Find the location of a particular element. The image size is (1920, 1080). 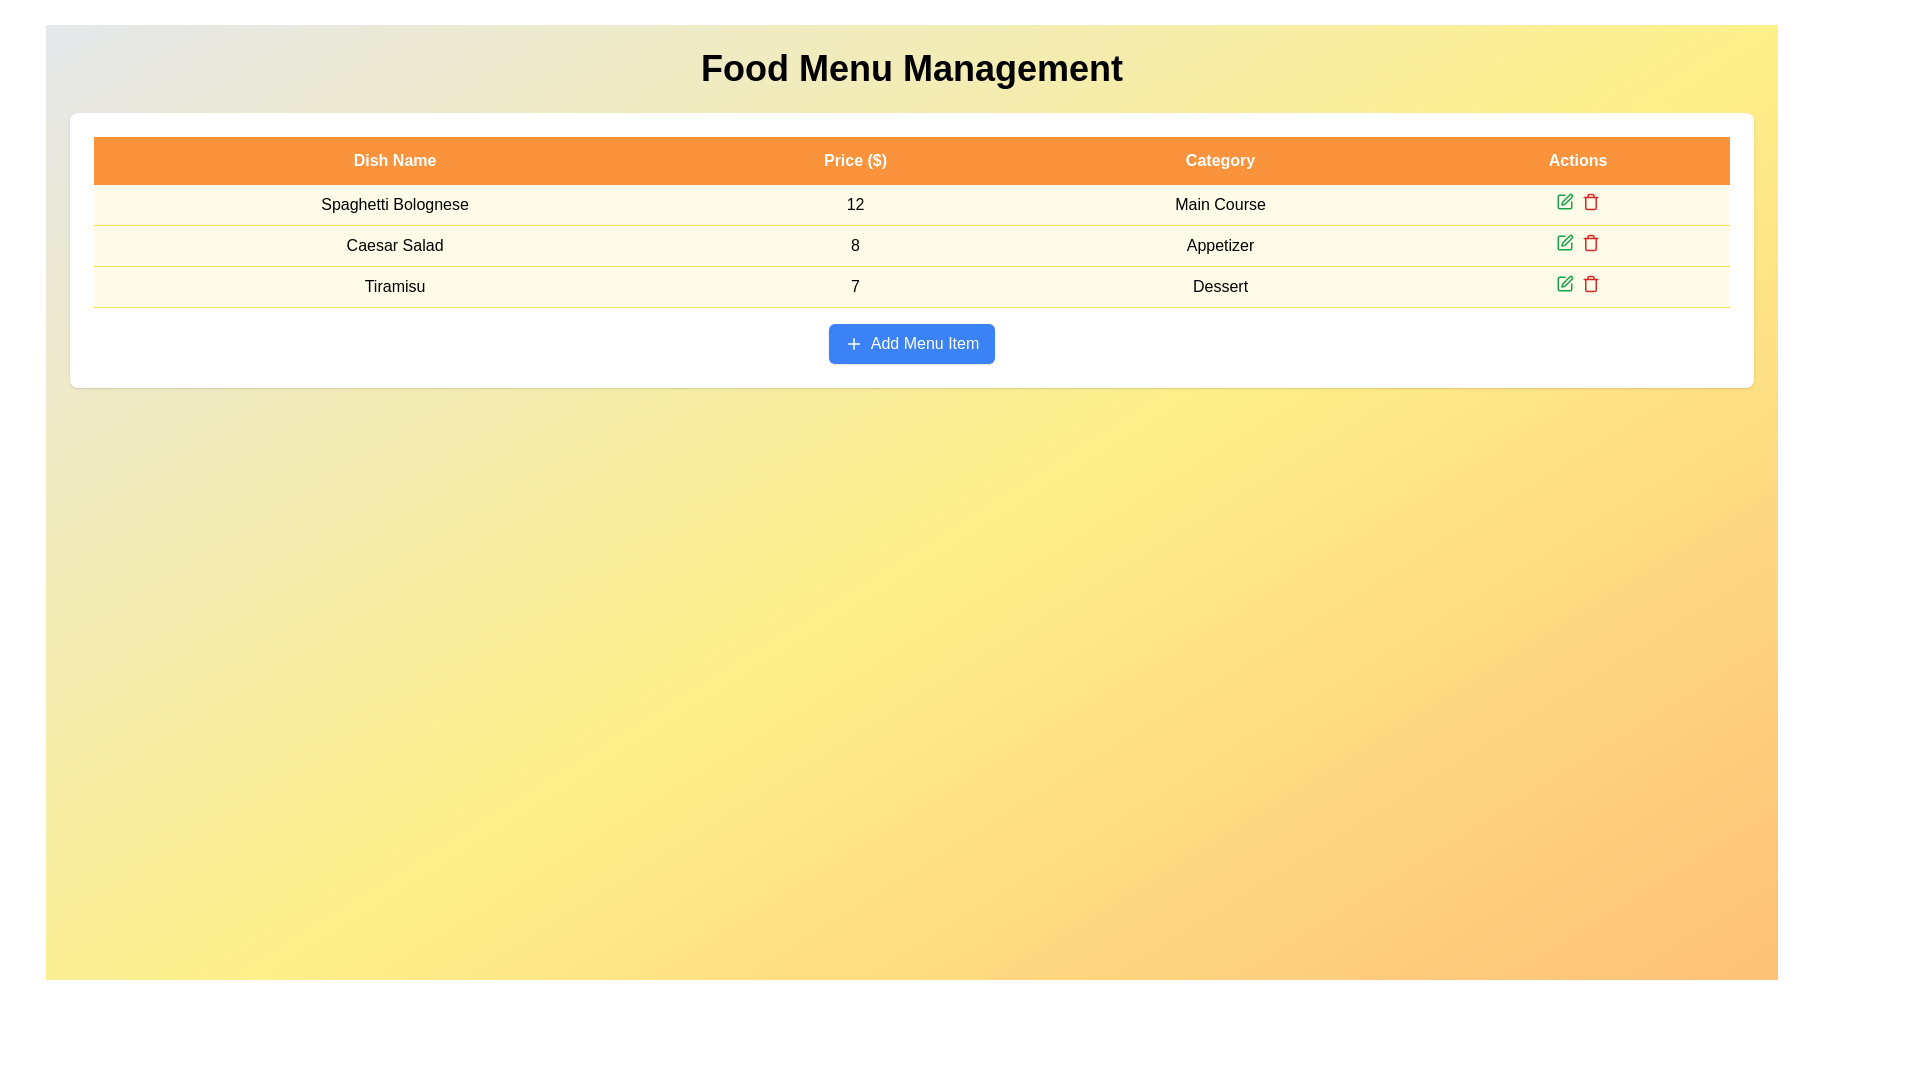

the leftmost button in the 'Actions' column of the table in the second row to initiate editing is located at coordinates (1563, 242).